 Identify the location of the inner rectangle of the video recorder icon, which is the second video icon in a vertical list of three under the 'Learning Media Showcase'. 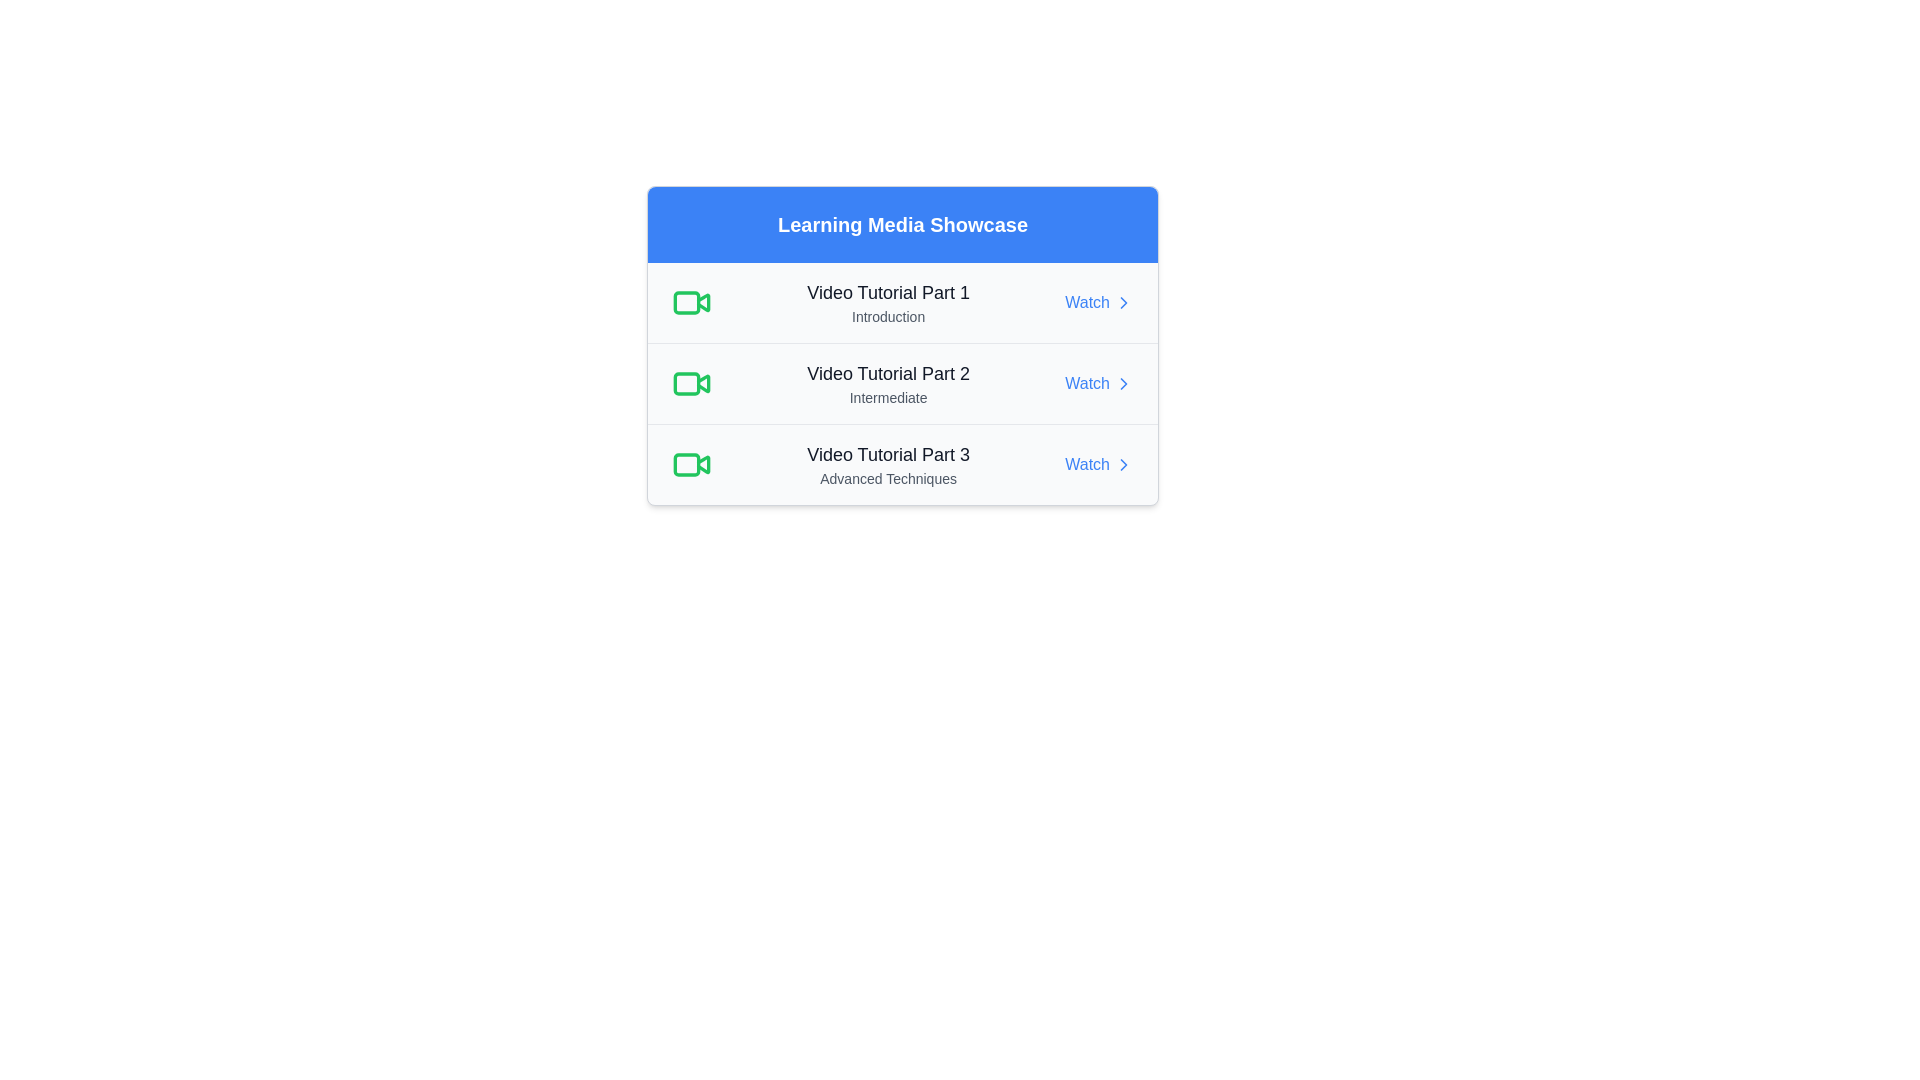
(686, 384).